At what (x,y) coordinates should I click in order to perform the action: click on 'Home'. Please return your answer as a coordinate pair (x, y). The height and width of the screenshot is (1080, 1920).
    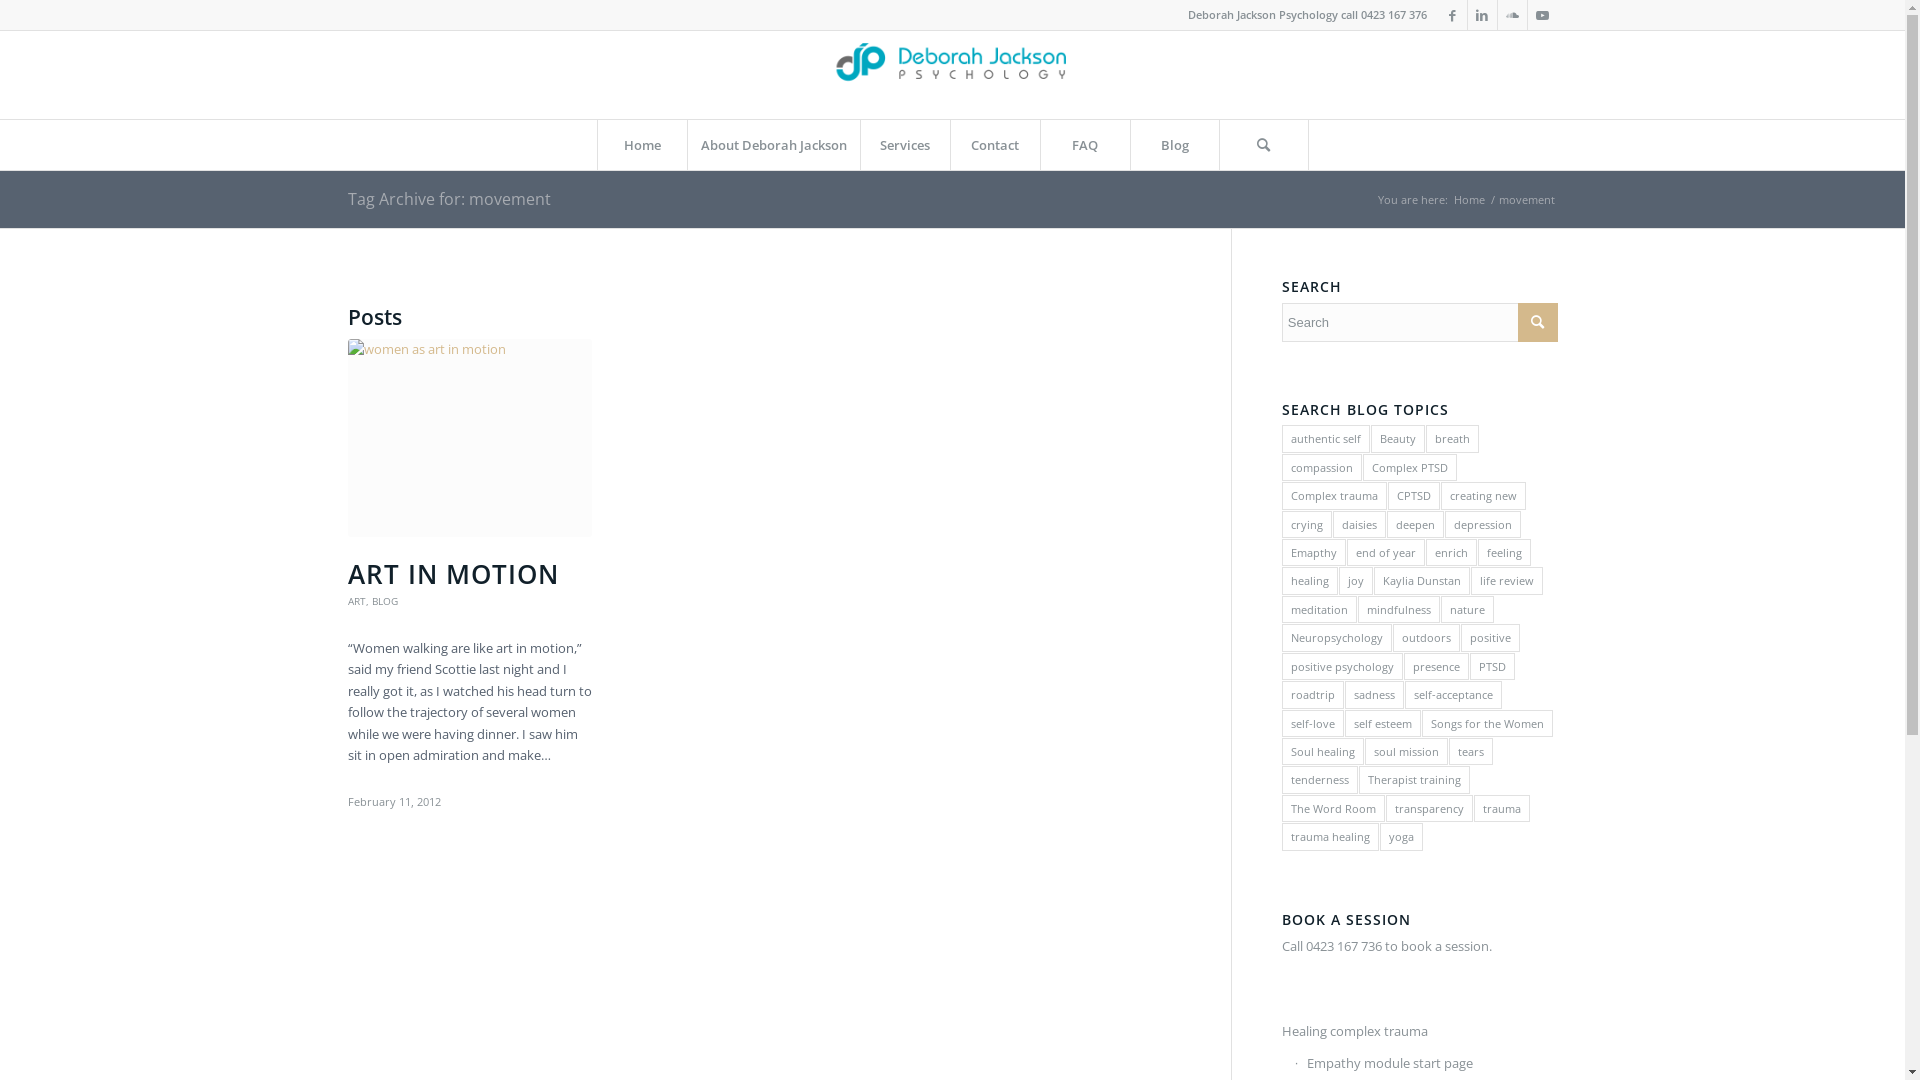
    Looking at the image, I should click on (1468, 199).